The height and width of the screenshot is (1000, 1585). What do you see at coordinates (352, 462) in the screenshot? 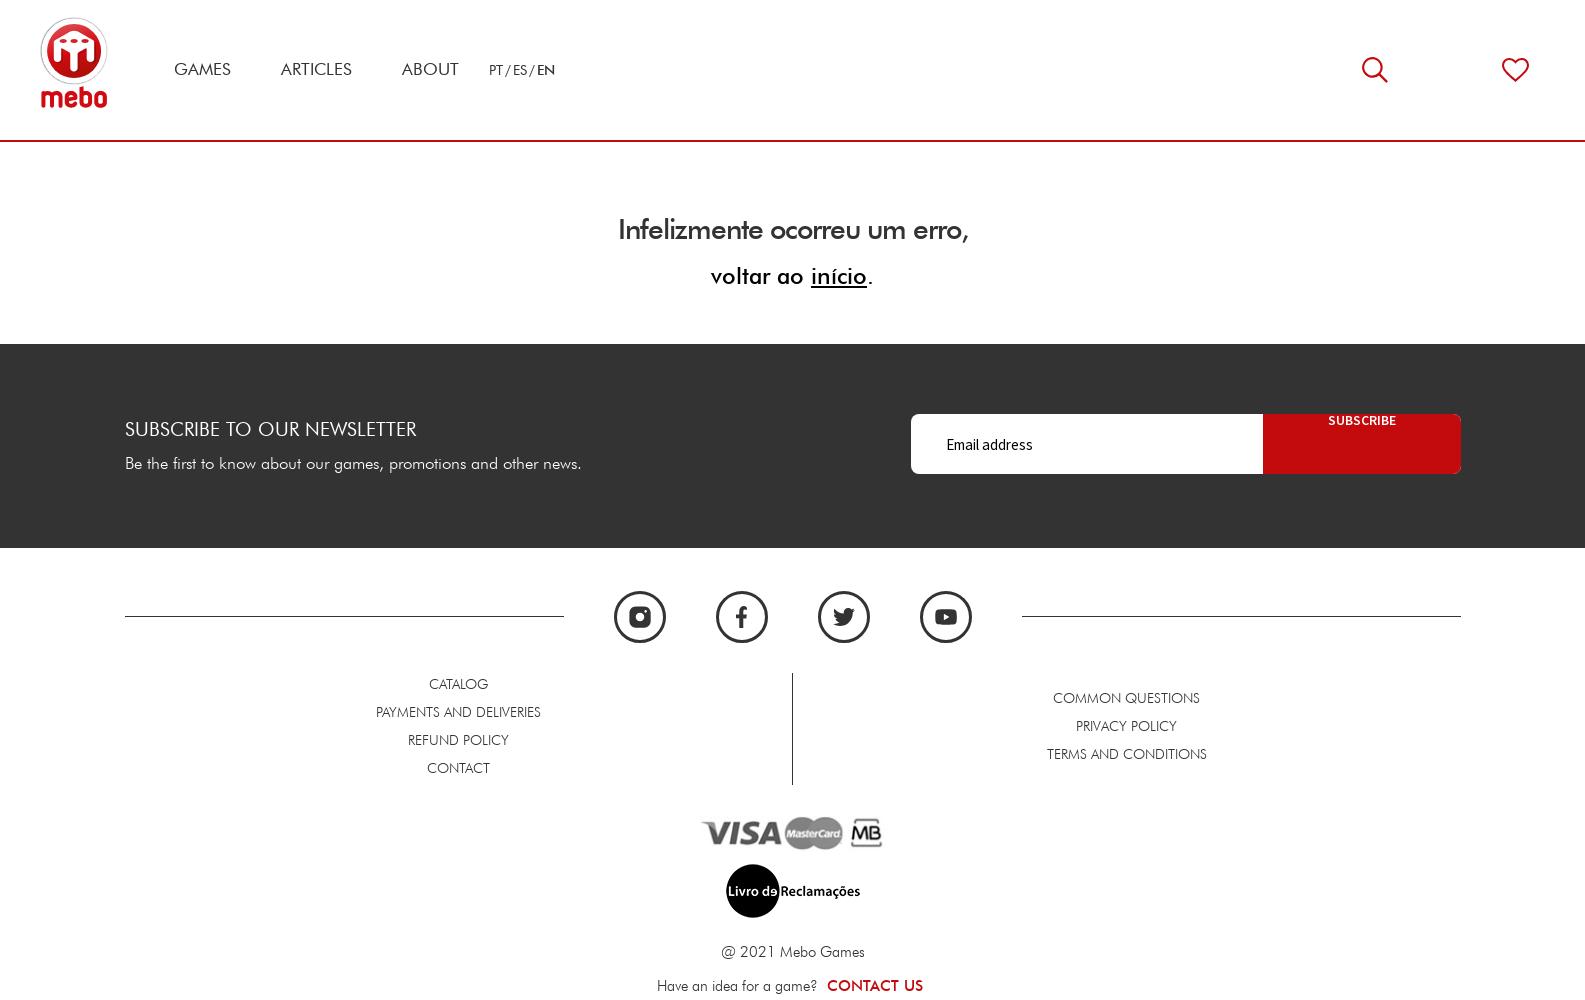
I see `'Be the first to know about our games, promotions and other news.'` at bounding box center [352, 462].